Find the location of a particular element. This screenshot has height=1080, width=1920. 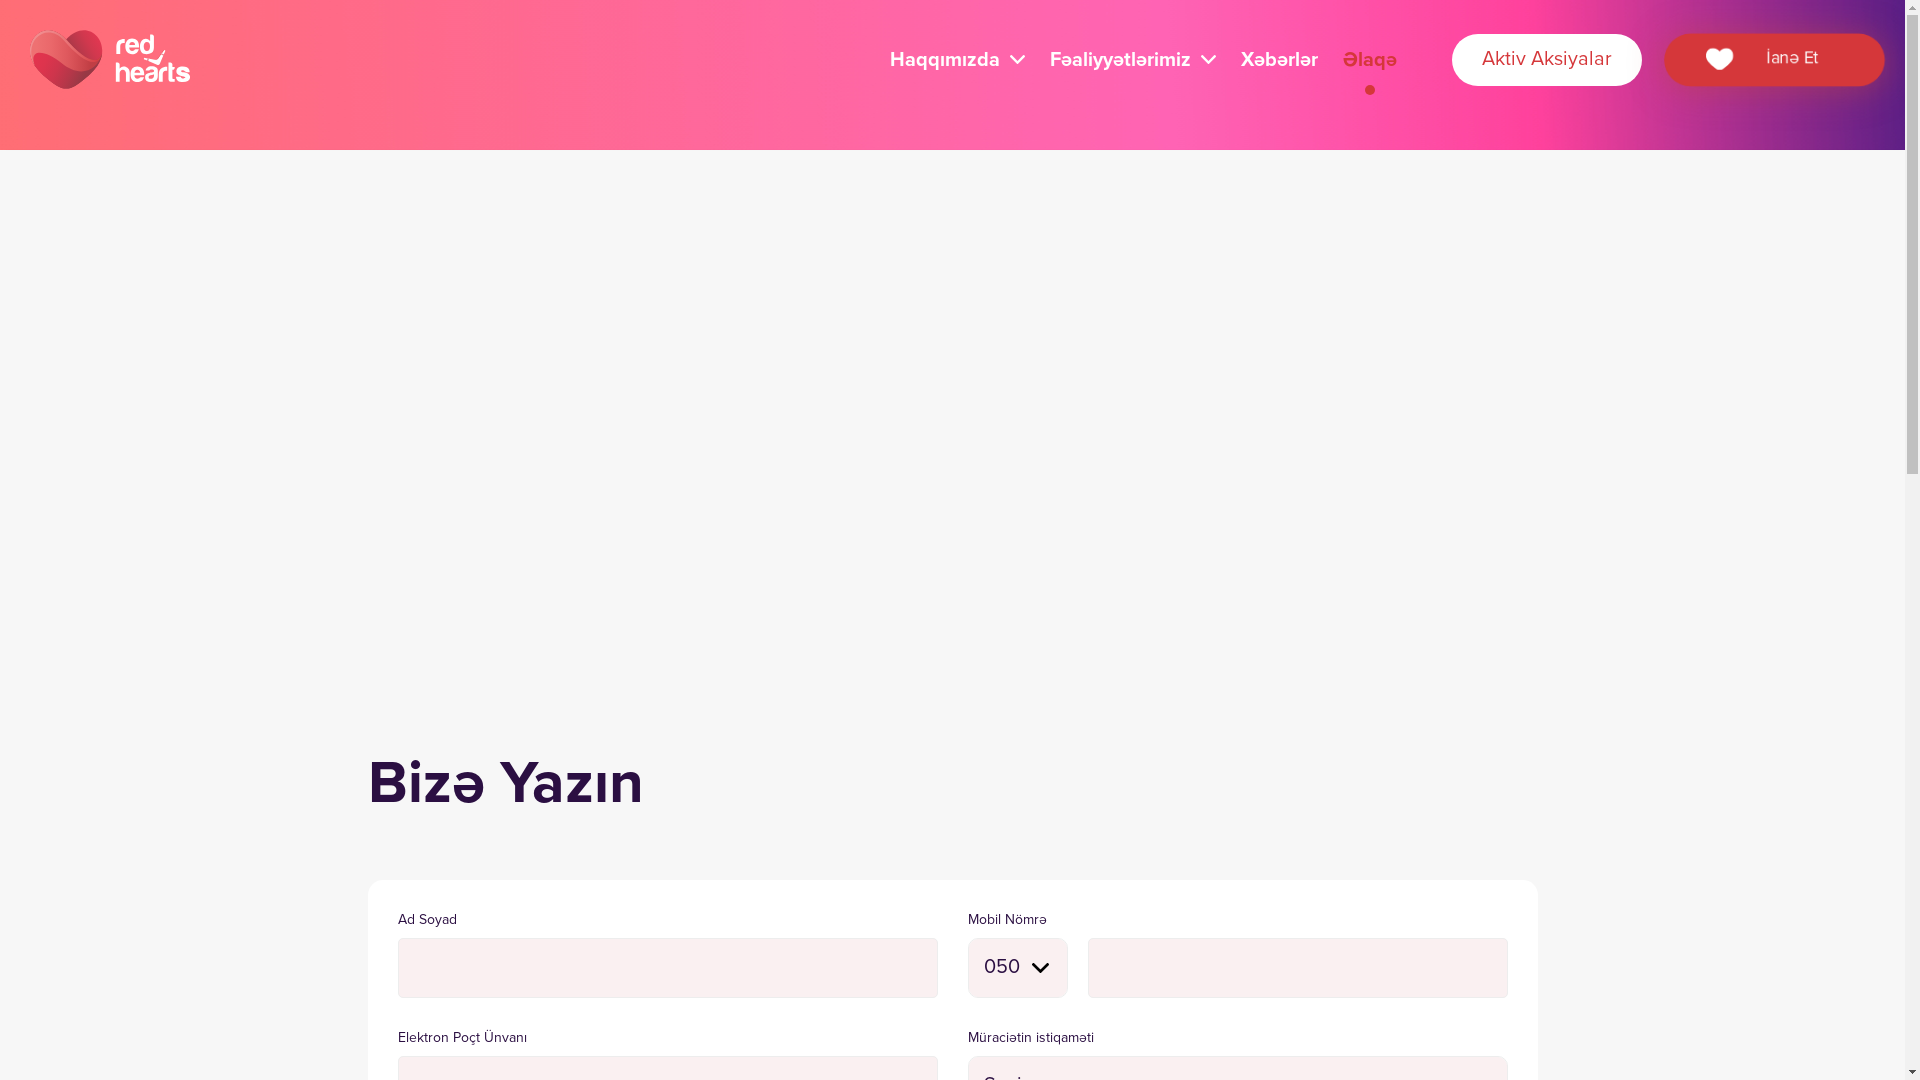

'Aktiv Aksiyalar' is located at coordinates (1451, 59).